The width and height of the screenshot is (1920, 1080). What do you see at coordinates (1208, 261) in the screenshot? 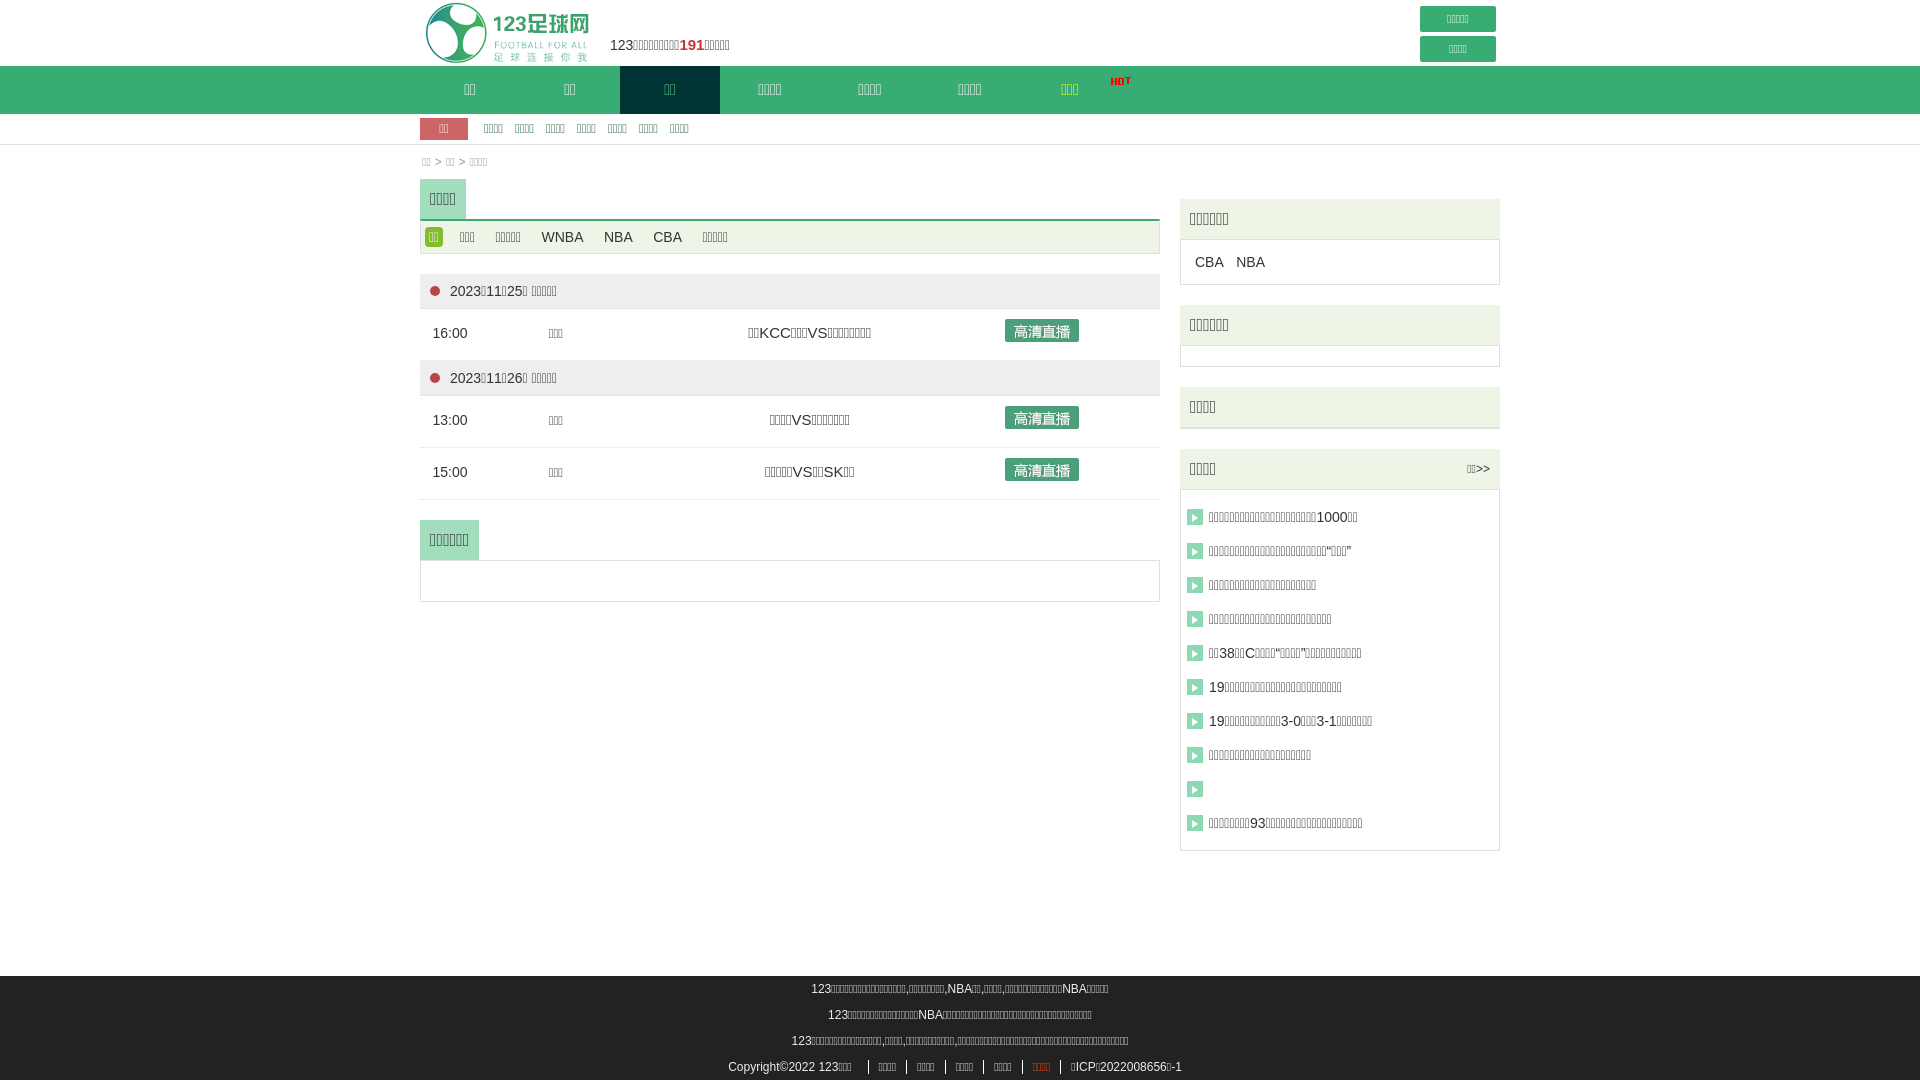
I see `'CBA'` at bounding box center [1208, 261].